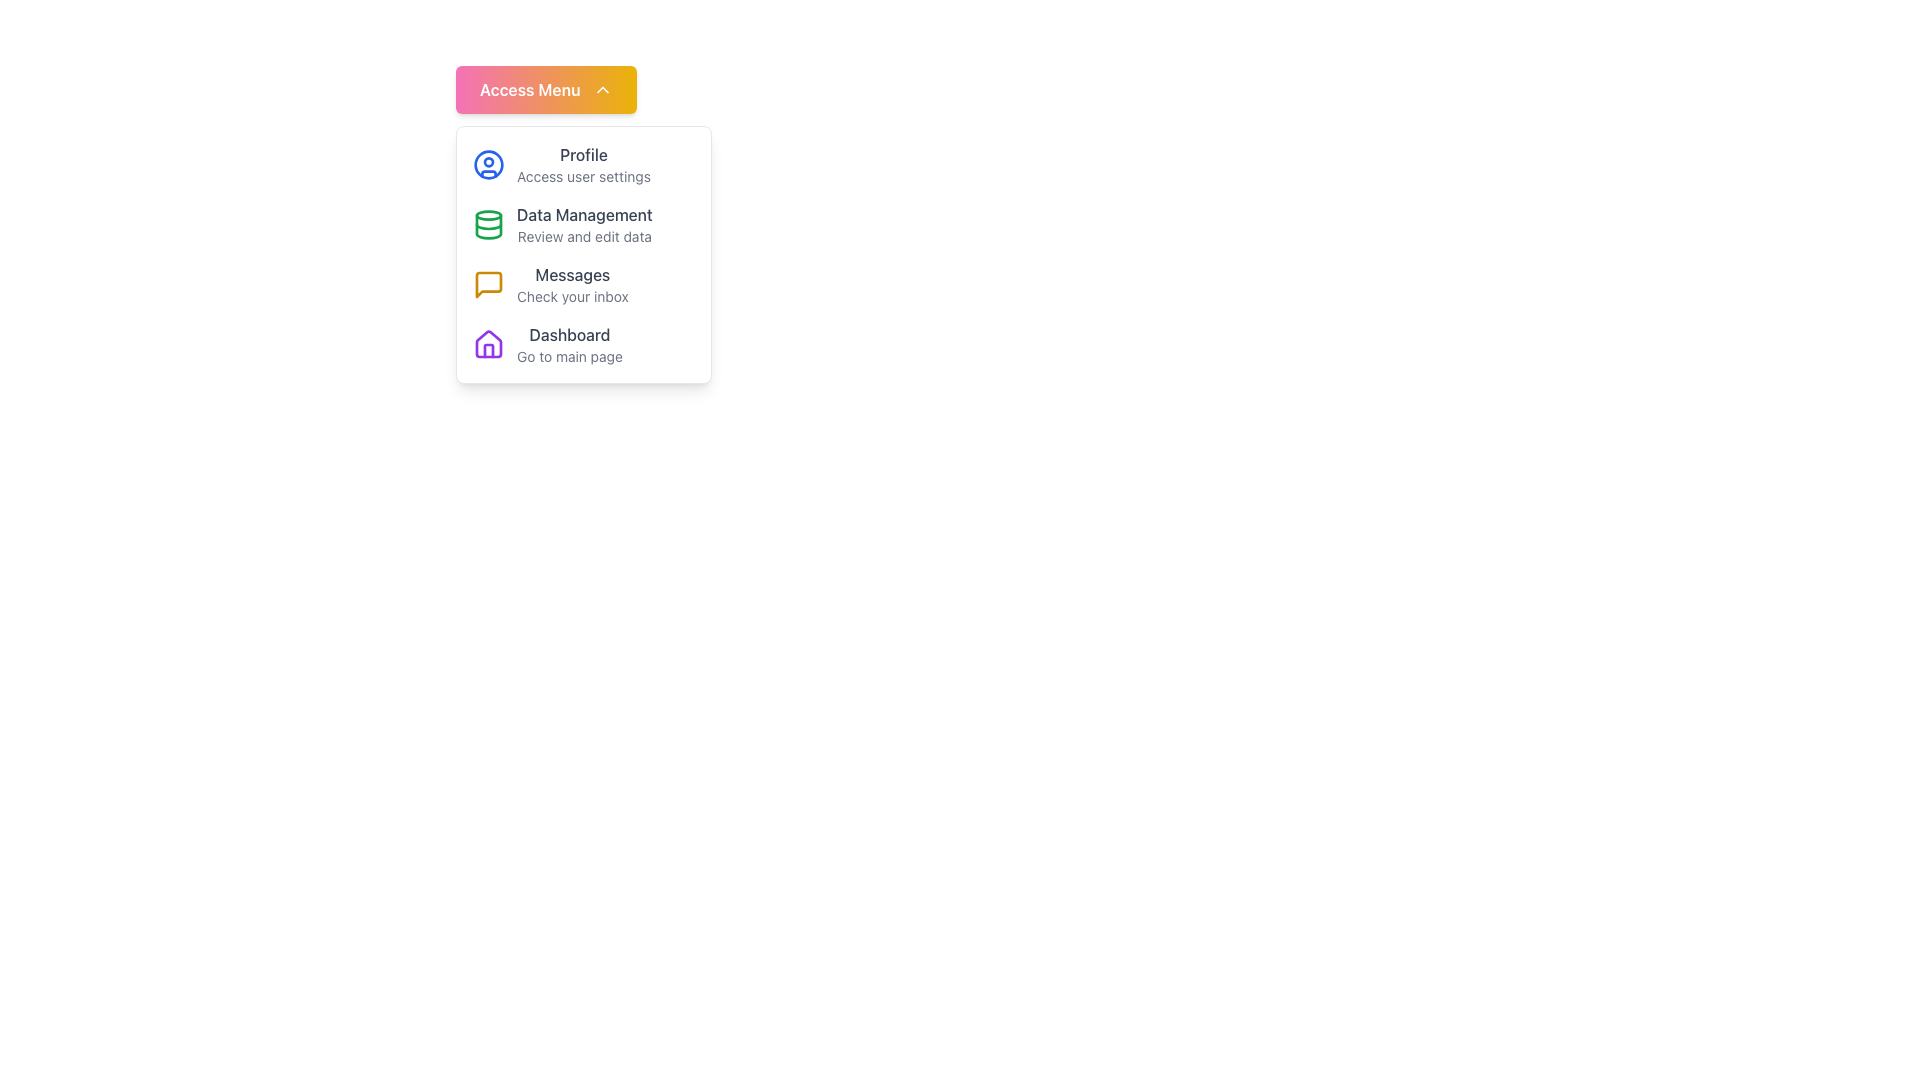 This screenshot has height=1080, width=1920. Describe the element at coordinates (489, 342) in the screenshot. I see `the decorative icon associated with the 'Dashboard' menu item, which is the lower part of a two-part SVG icon` at that location.